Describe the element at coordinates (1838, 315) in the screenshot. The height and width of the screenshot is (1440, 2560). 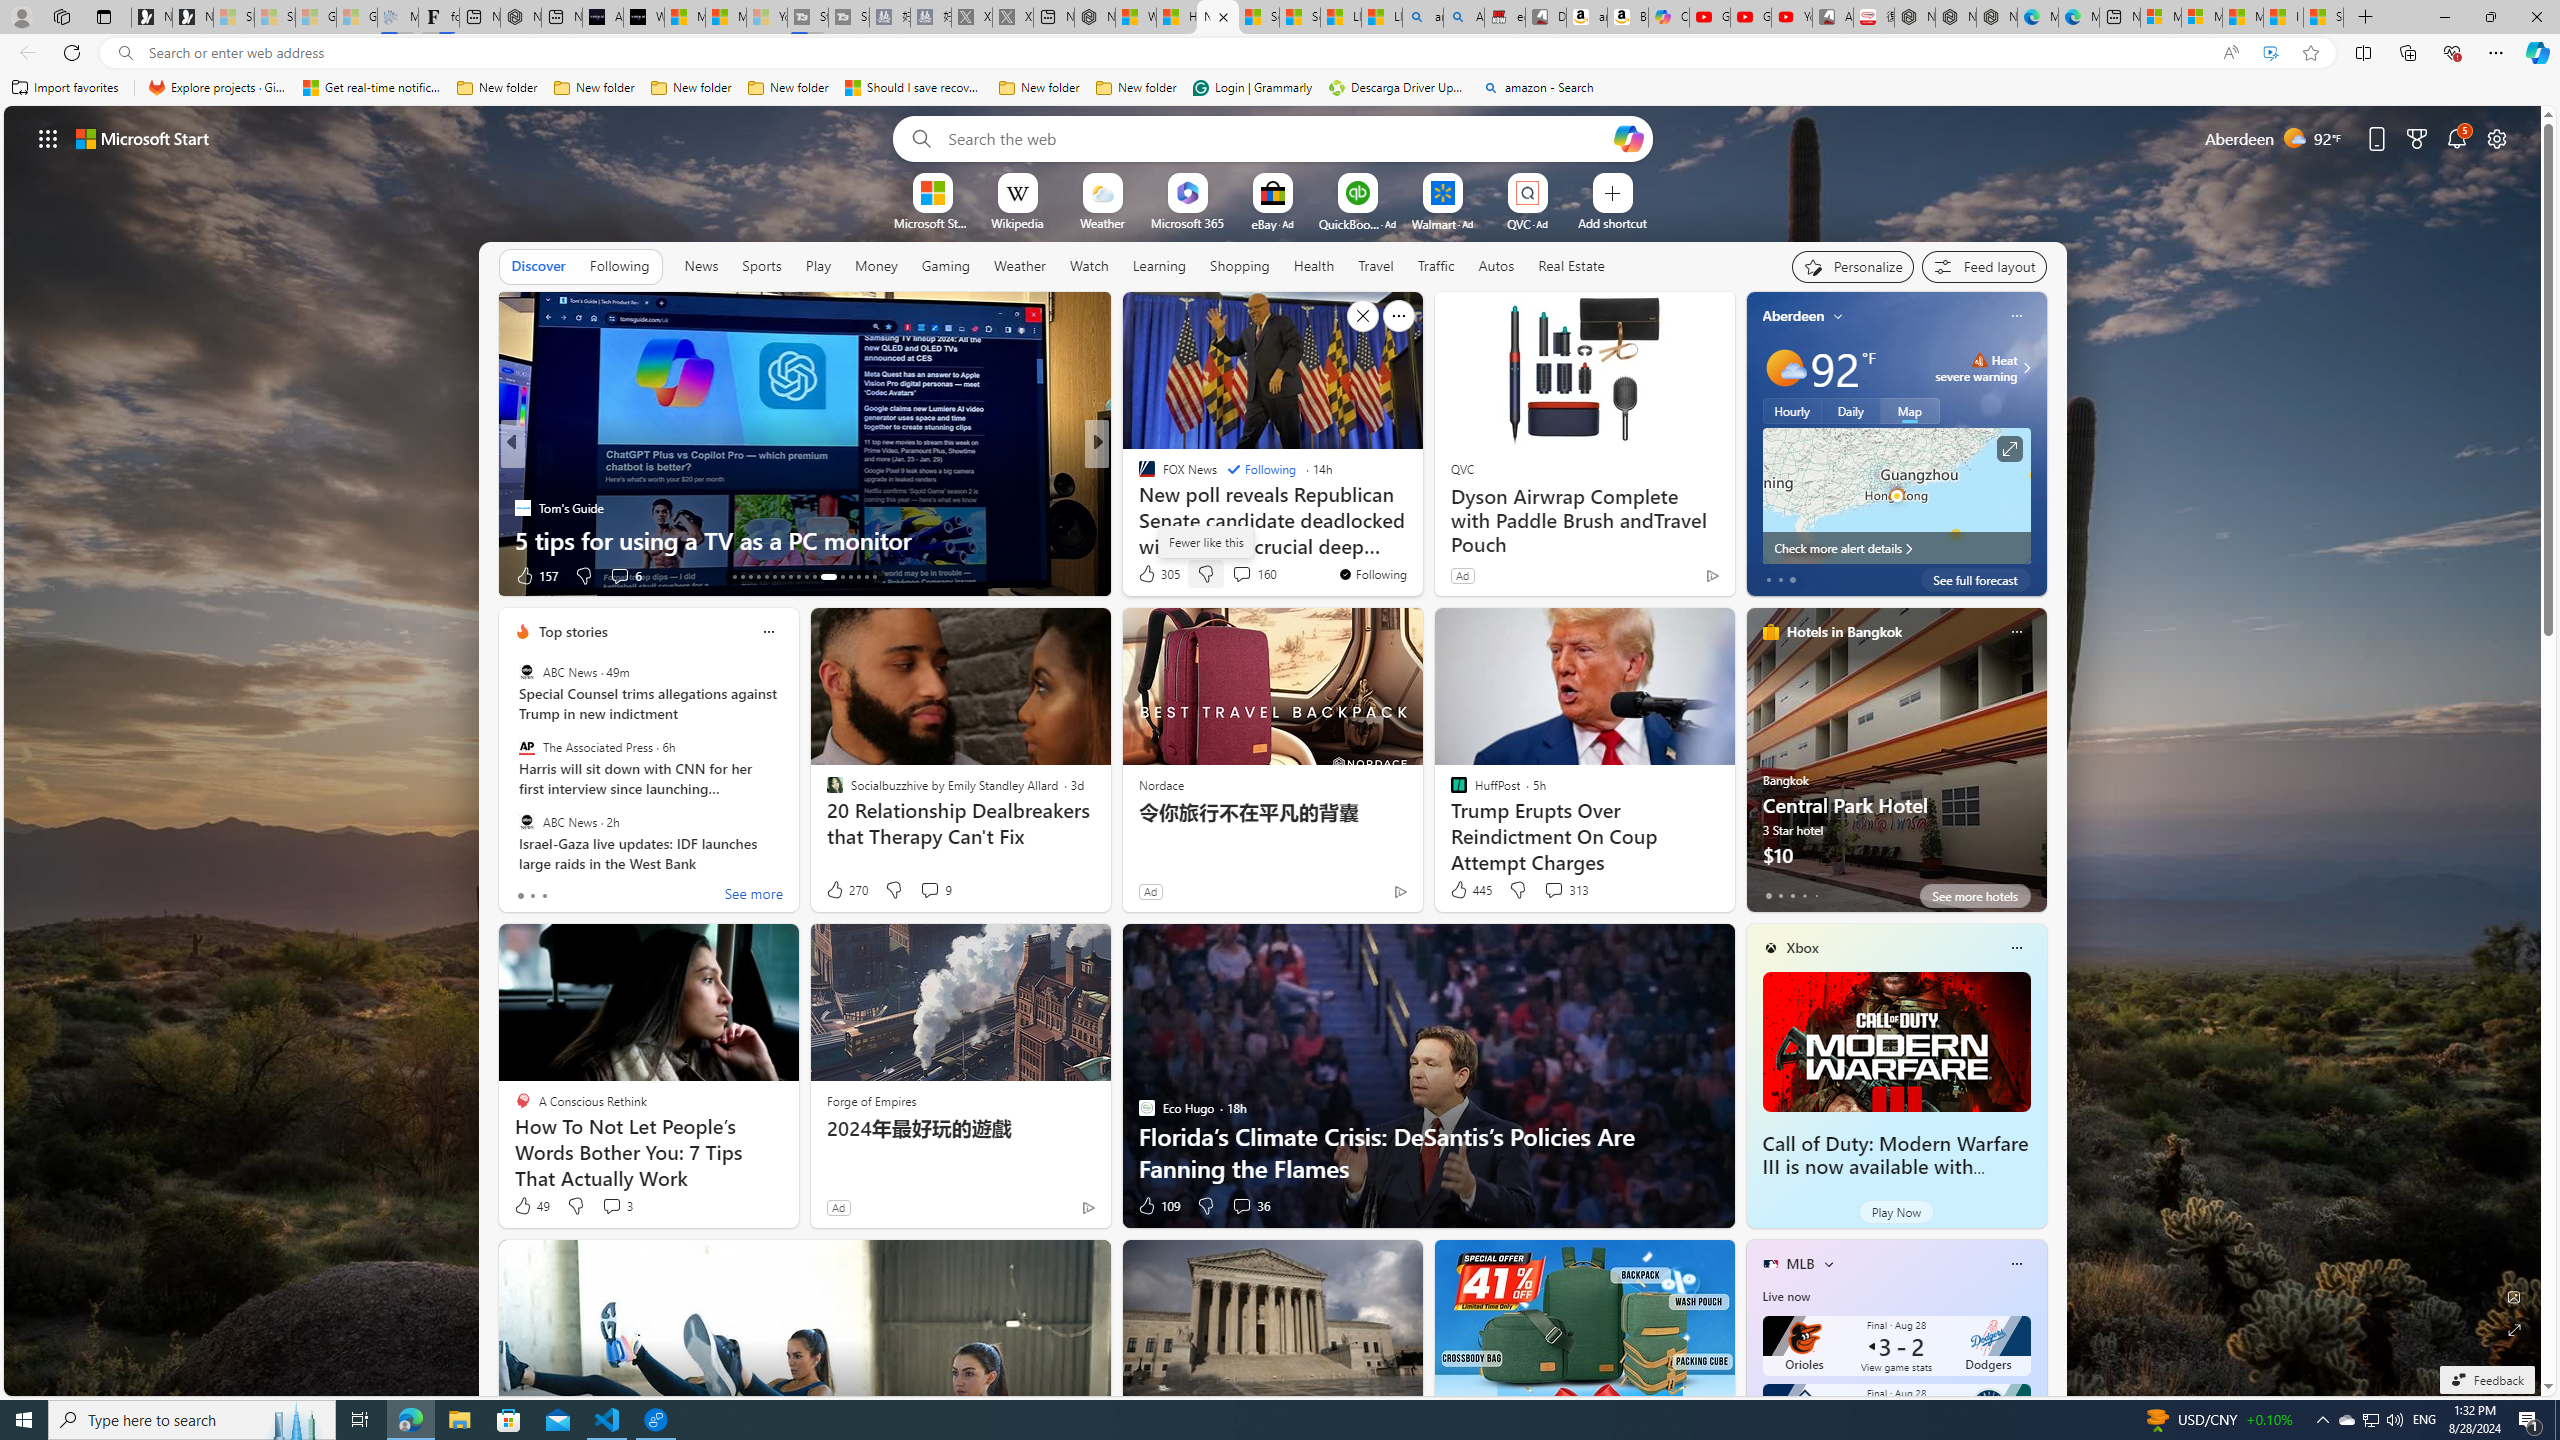
I see `'My location'` at that location.